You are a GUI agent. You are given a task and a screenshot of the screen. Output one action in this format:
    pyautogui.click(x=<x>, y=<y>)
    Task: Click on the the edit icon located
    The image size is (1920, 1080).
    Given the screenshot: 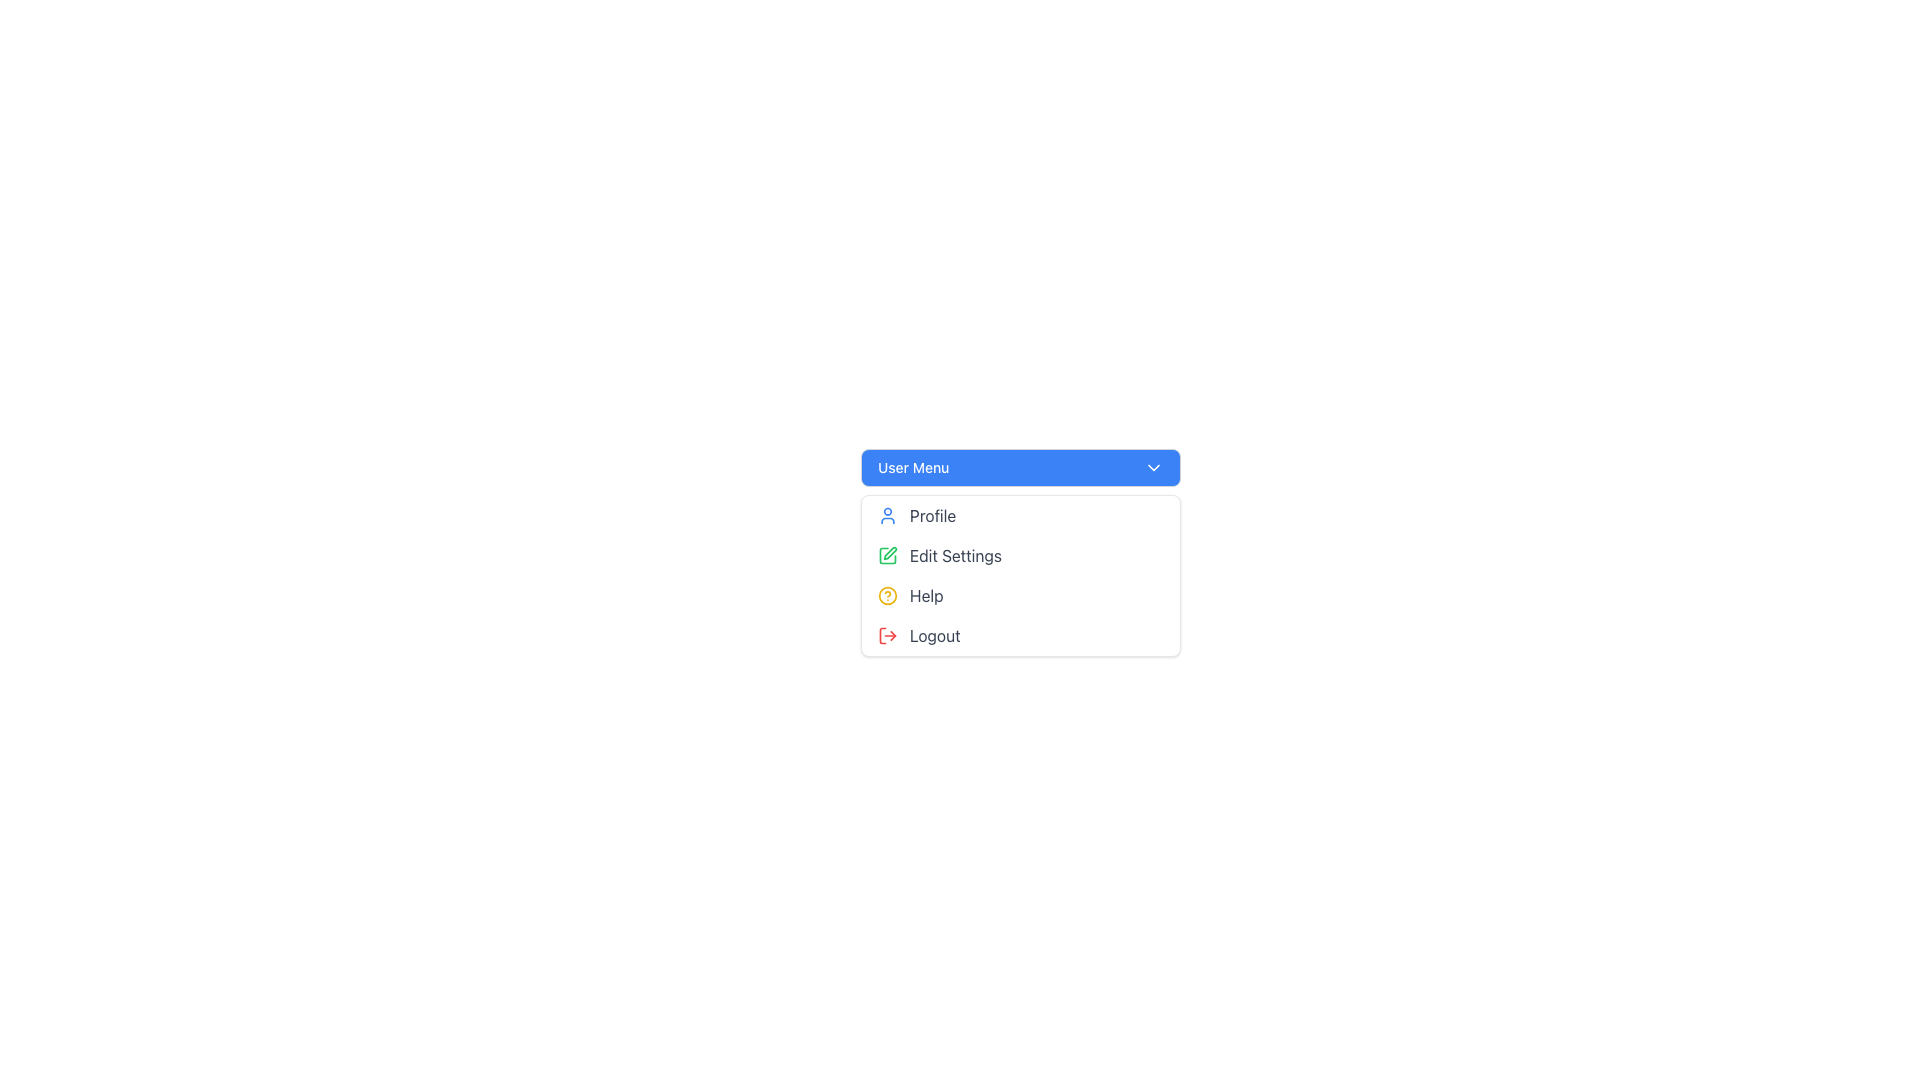 What is the action you would take?
    pyautogui.click(x=887, y=555)
    